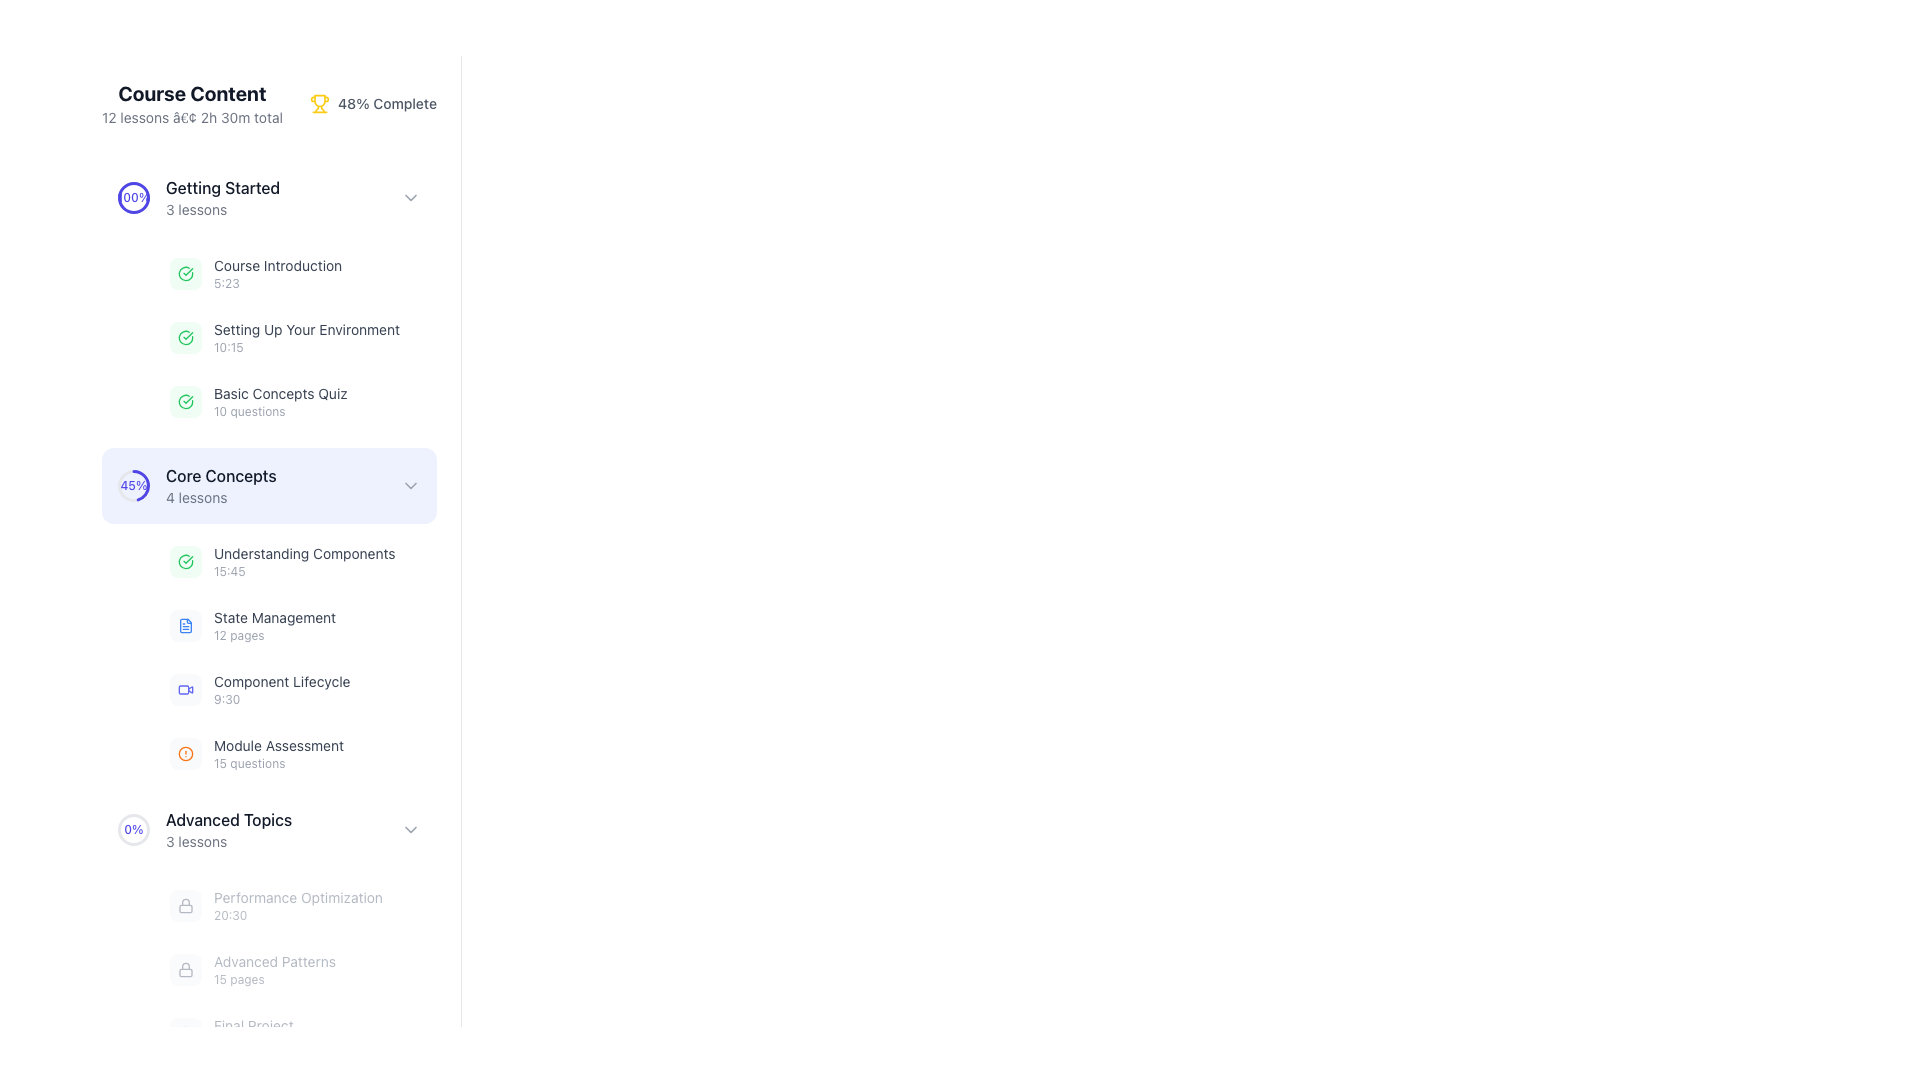 The image size is (1920, 1080). Describe the element at coordinates (297, 897) in the screenshot. I see `the static text label displaying 'Performance Optimization' located in the 'Advanced Topics' section, positioned above the duration text '20:30'` at that location.